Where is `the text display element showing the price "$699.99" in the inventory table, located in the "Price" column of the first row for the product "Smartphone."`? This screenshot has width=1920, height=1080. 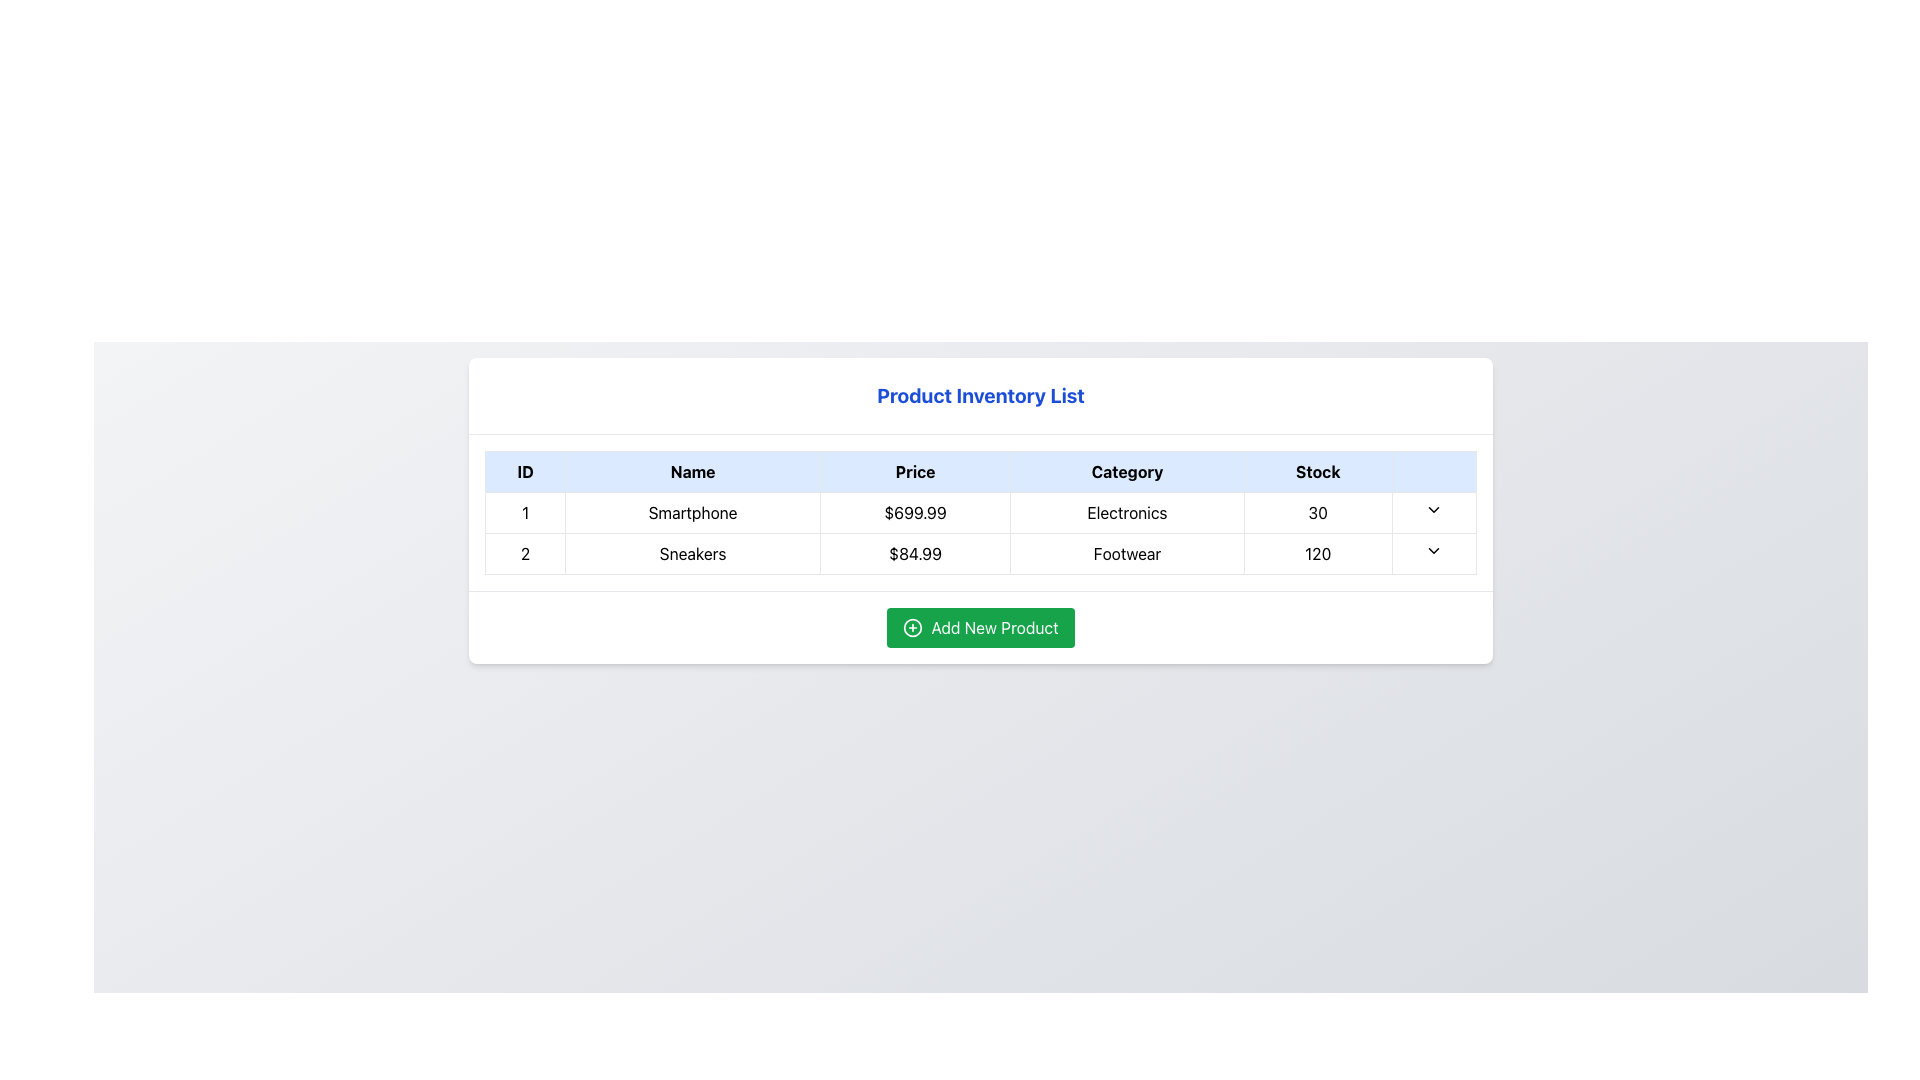 the text display element showing the price "$699.99" in the inventory table, located in the "Price" column of the first row for the product "Smartphone." is located at coordinates (914, 512).